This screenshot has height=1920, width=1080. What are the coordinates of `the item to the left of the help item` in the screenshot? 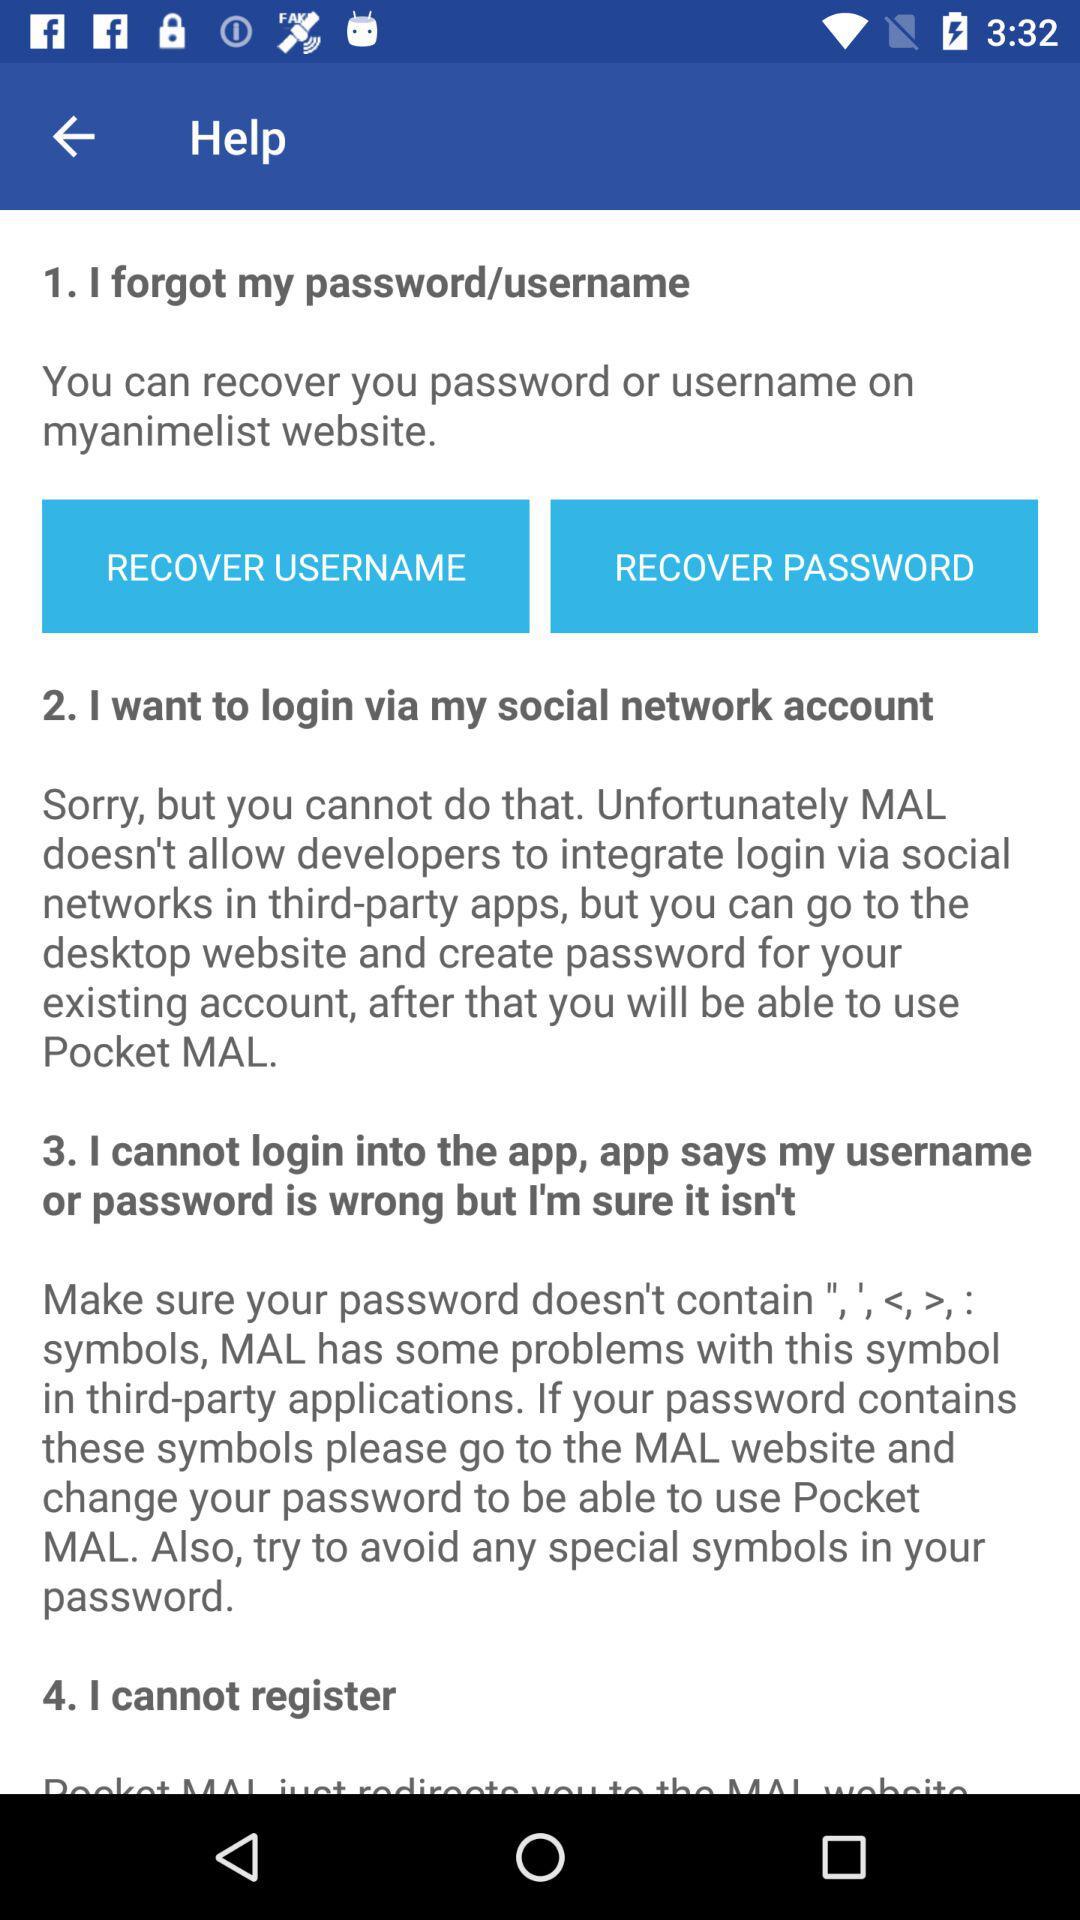 It's located at (72, 135).